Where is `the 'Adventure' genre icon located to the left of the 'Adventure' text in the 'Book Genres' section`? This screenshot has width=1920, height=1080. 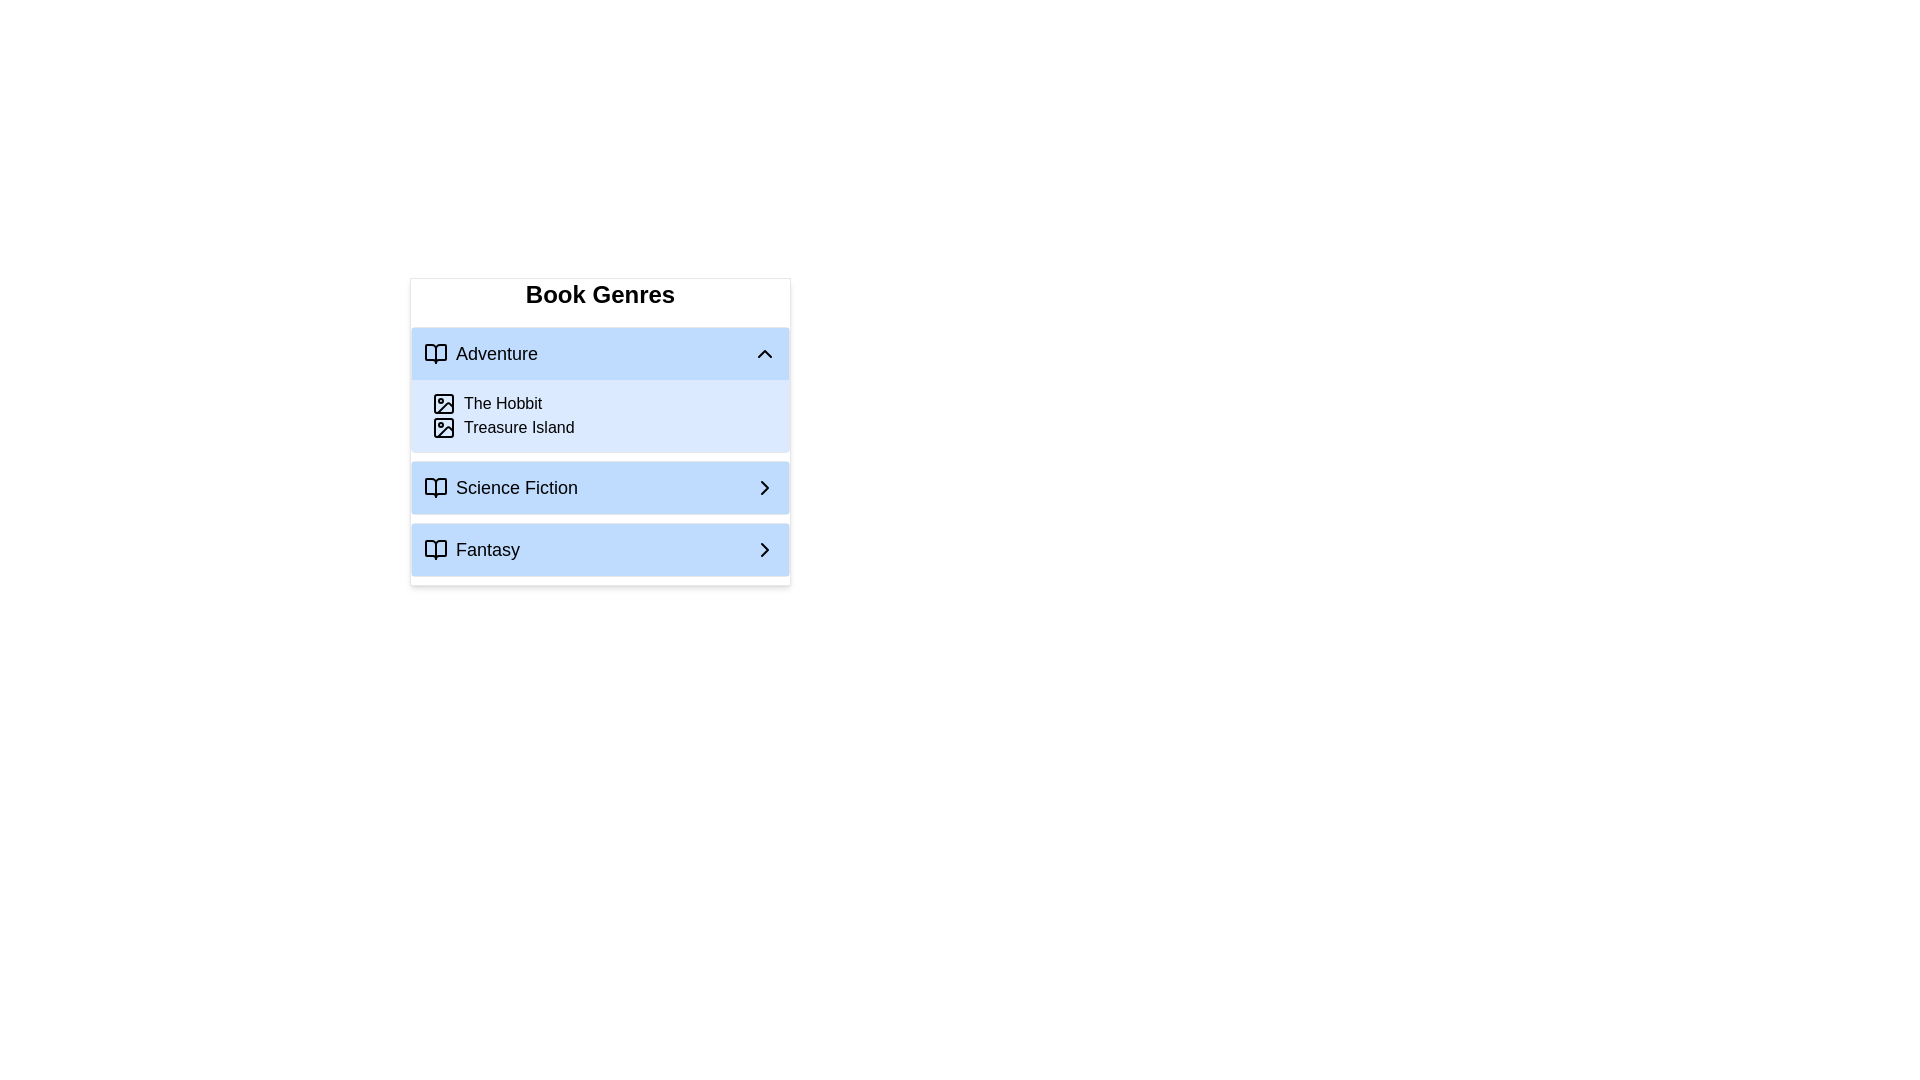 the 'Adventure' genre icon located to the left of the 'Adventure' text in the 'Book Genres' section is located at coordinates (435, 353).